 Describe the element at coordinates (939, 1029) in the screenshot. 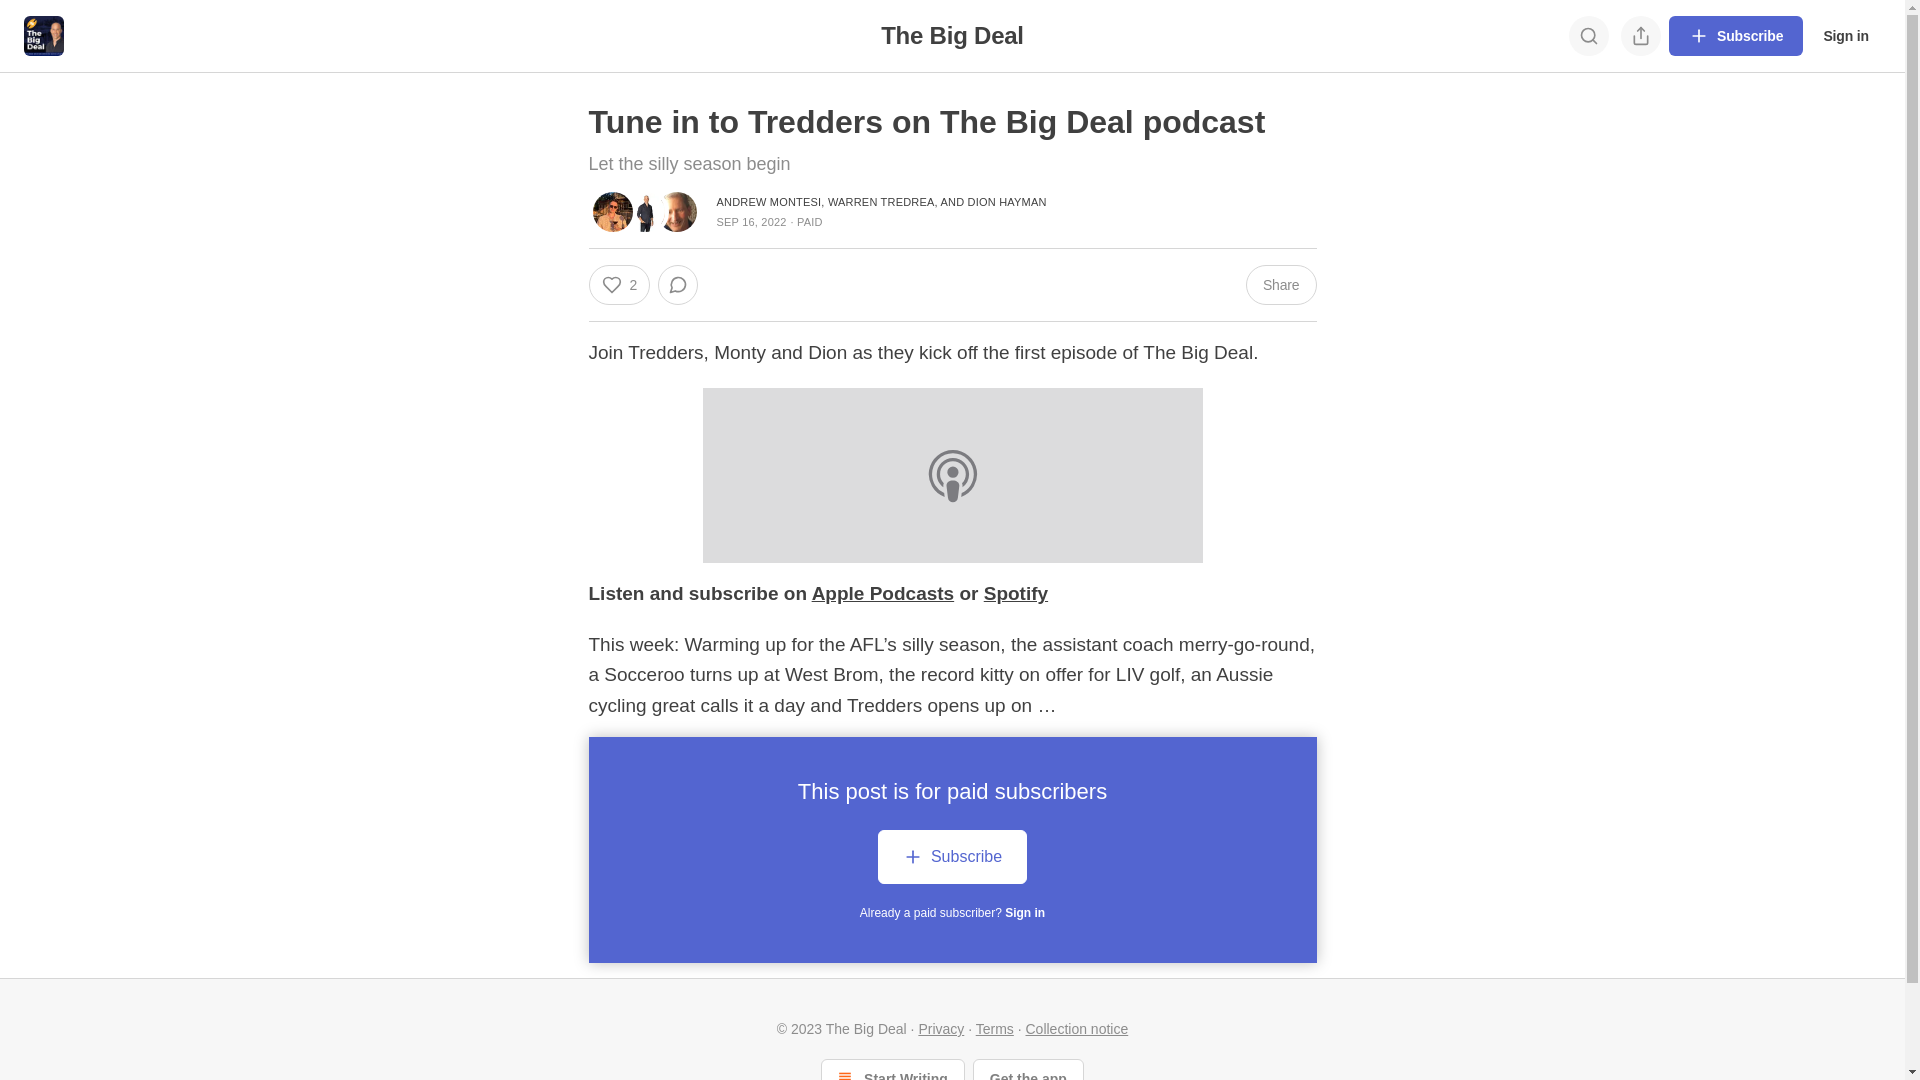

I see `'Privacy'` at that location.